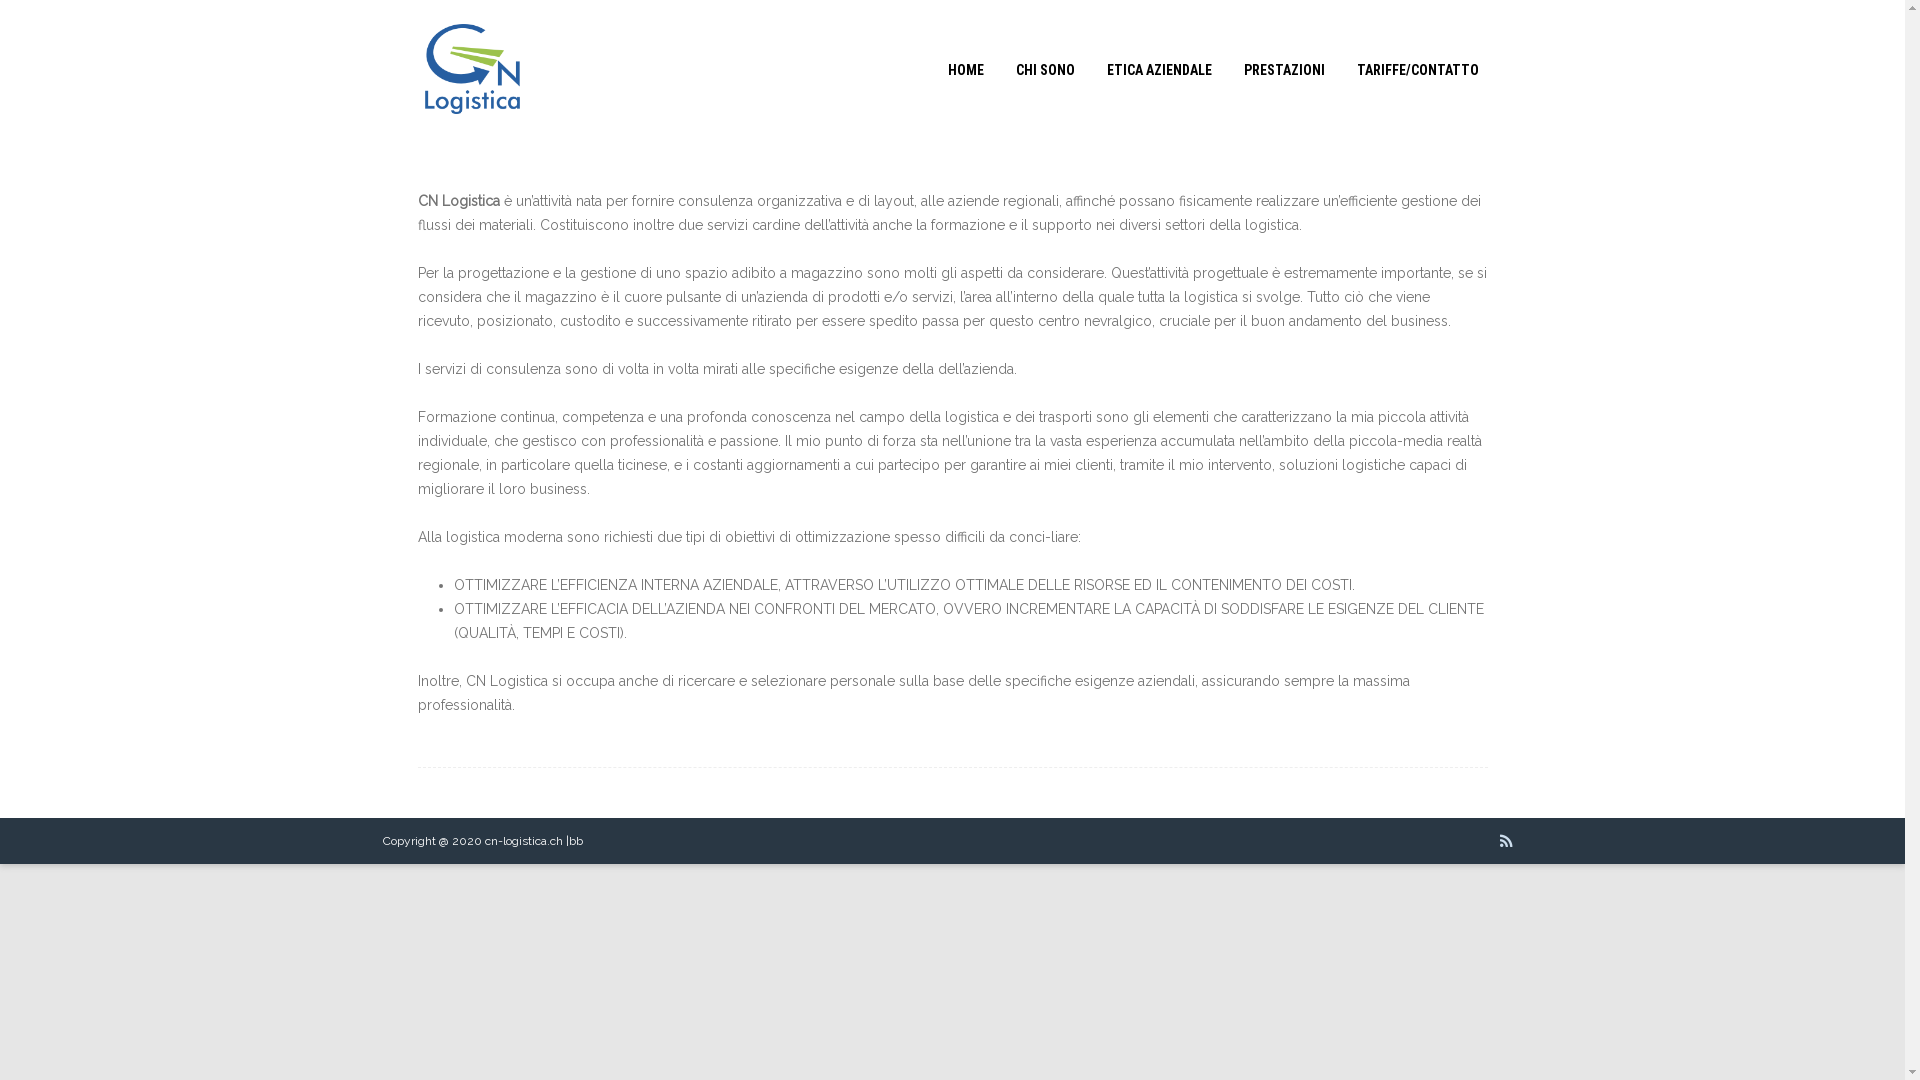 Image resolution: width=1920 pixels, height=1080 pixels. Describe the element at coordinates (1159, 68) in the screenshot. I see `'ETICA AZIENDALE'` at that location.